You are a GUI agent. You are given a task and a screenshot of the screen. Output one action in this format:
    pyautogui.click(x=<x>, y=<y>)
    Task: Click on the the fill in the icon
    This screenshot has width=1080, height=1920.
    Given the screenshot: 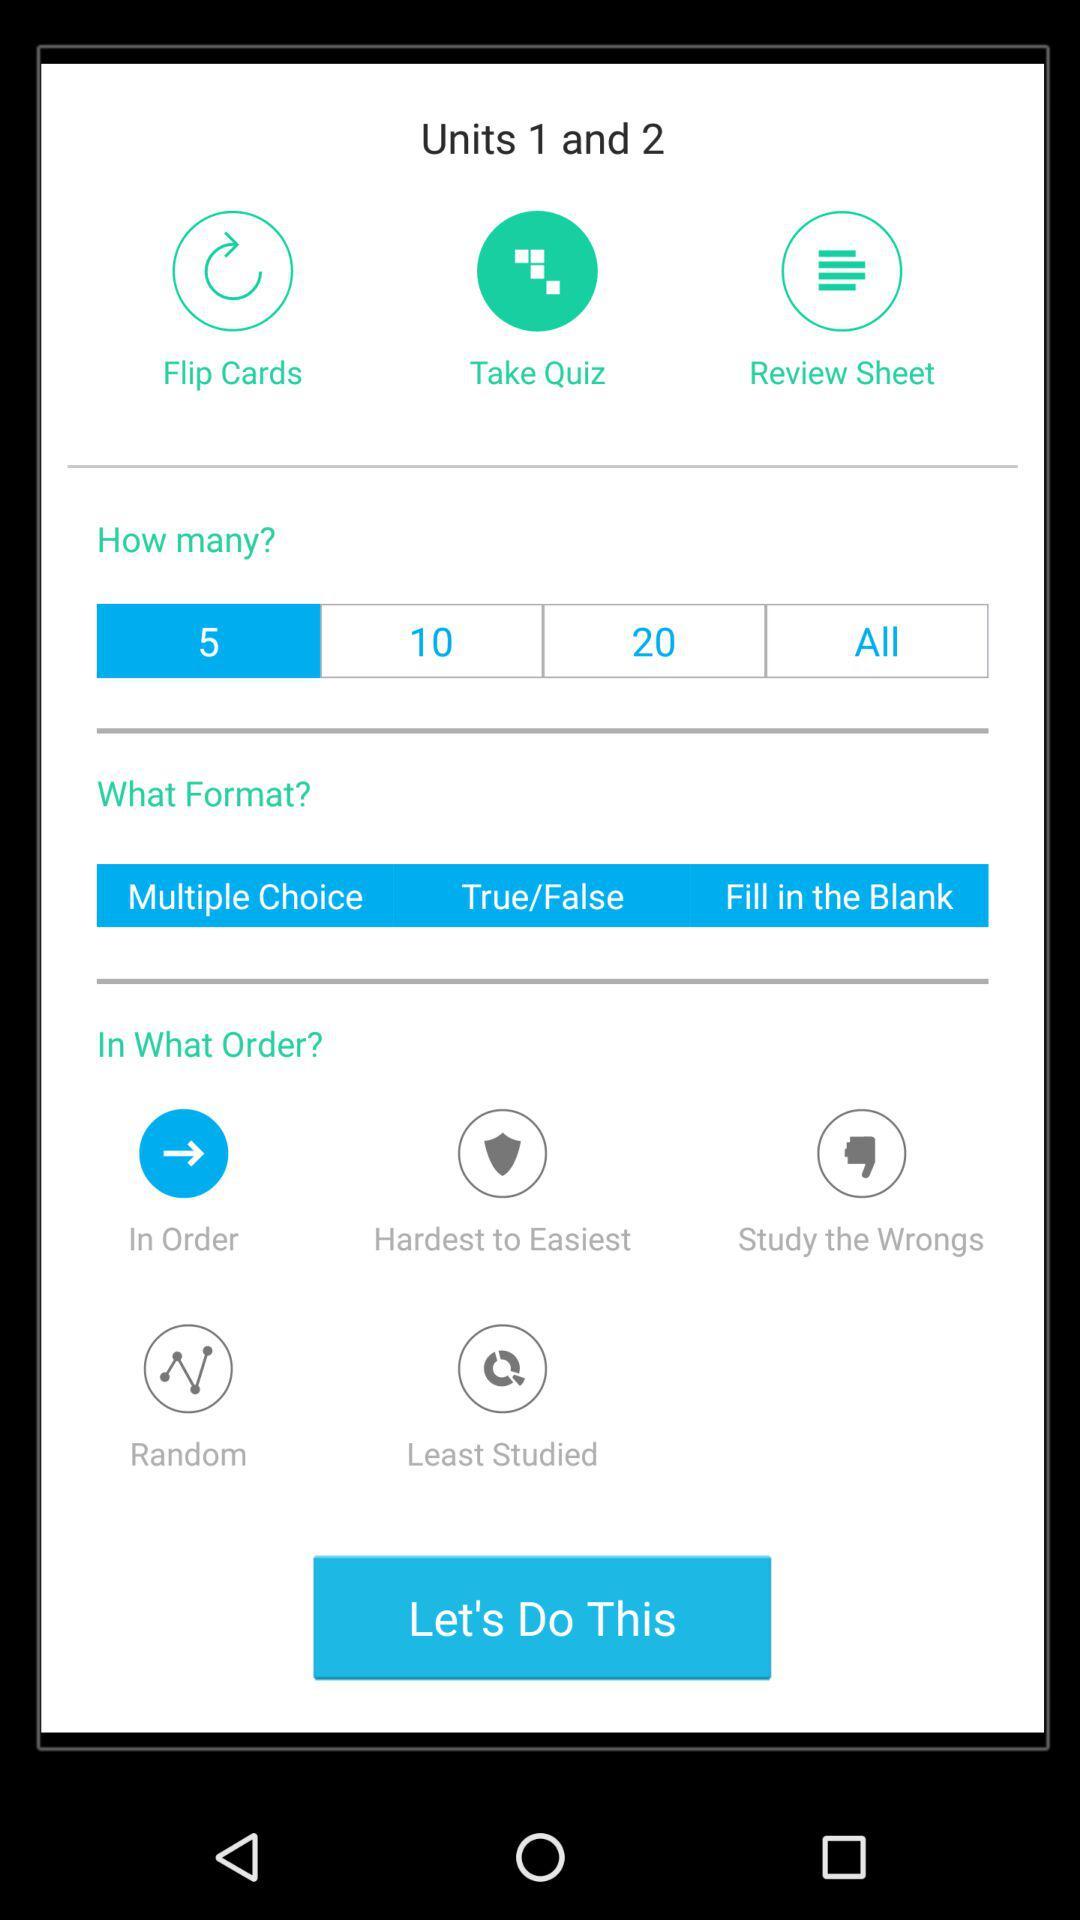 What is the action you would take?
    pyautogui.click(x=839, y=894)
    